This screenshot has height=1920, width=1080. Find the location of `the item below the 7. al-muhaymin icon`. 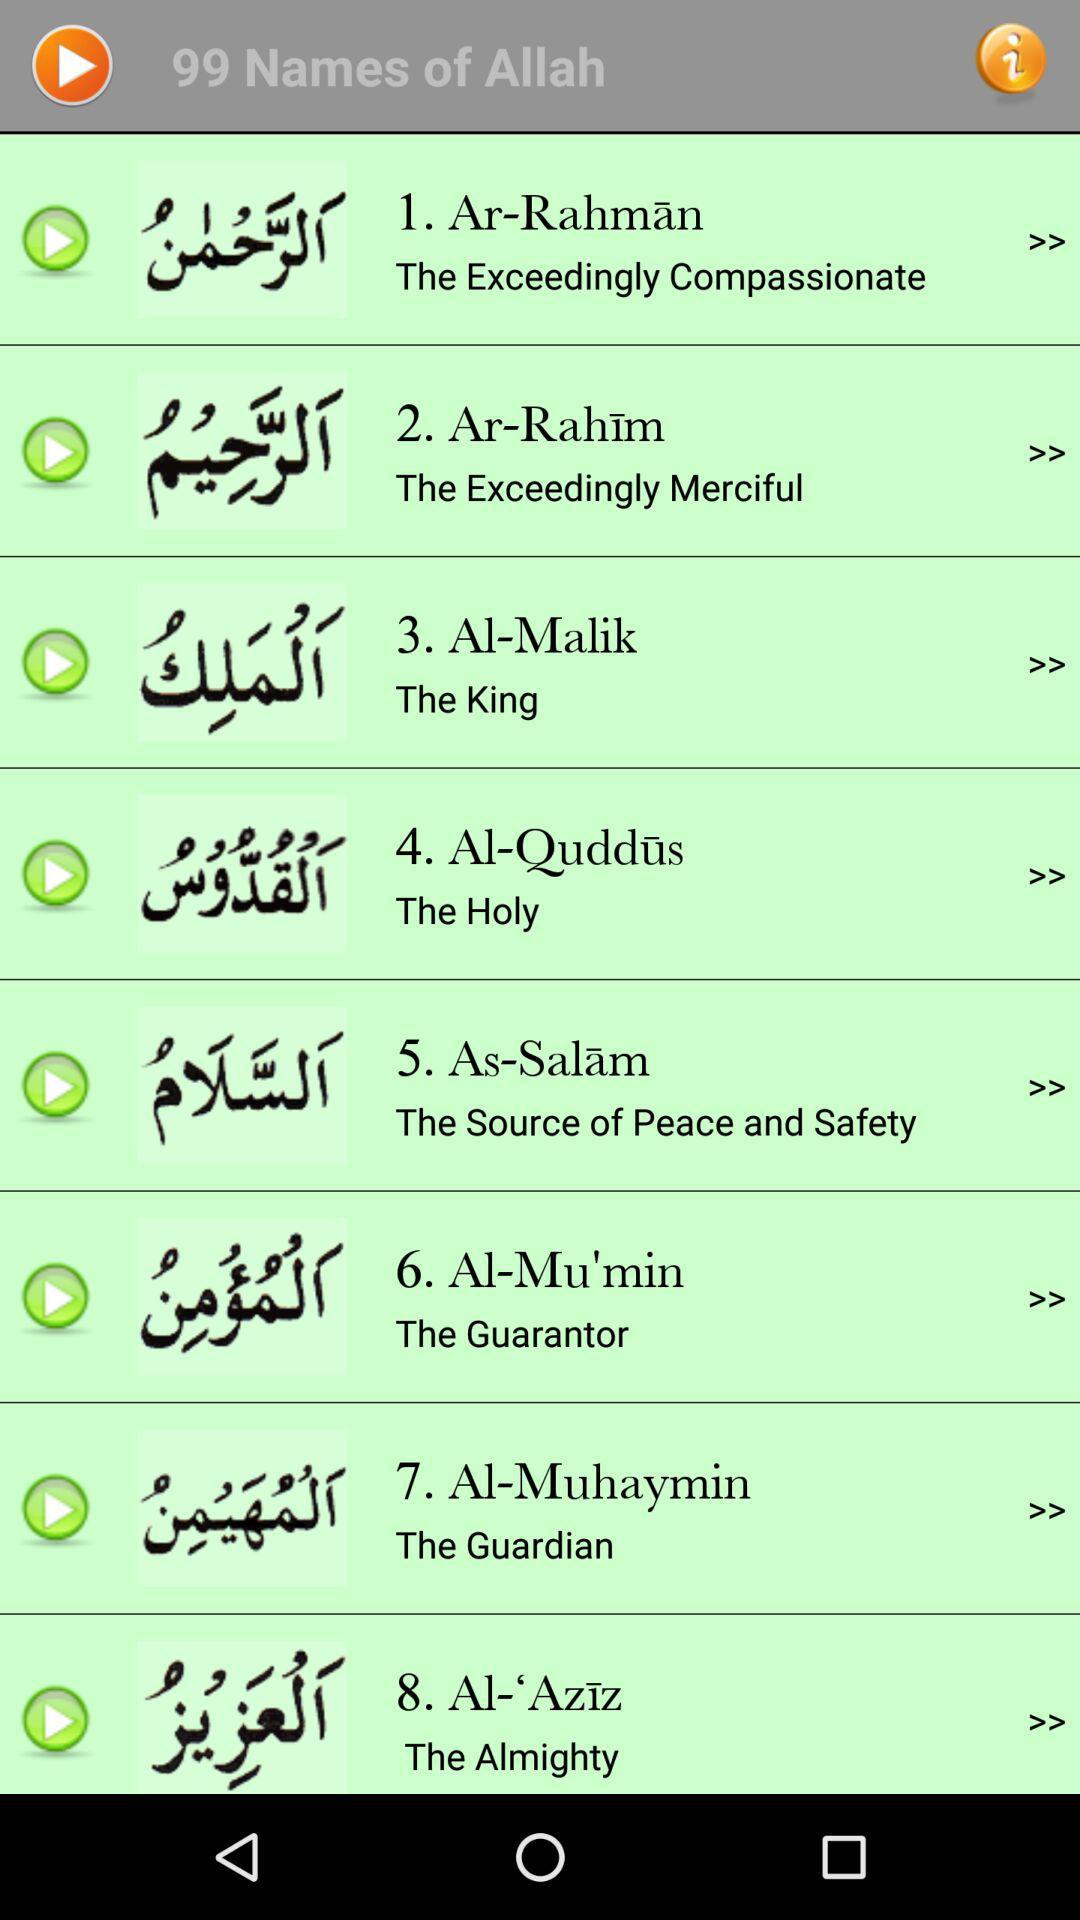

the item below the 7. al-muhaymin icon is located at coordinates (503, 1543).